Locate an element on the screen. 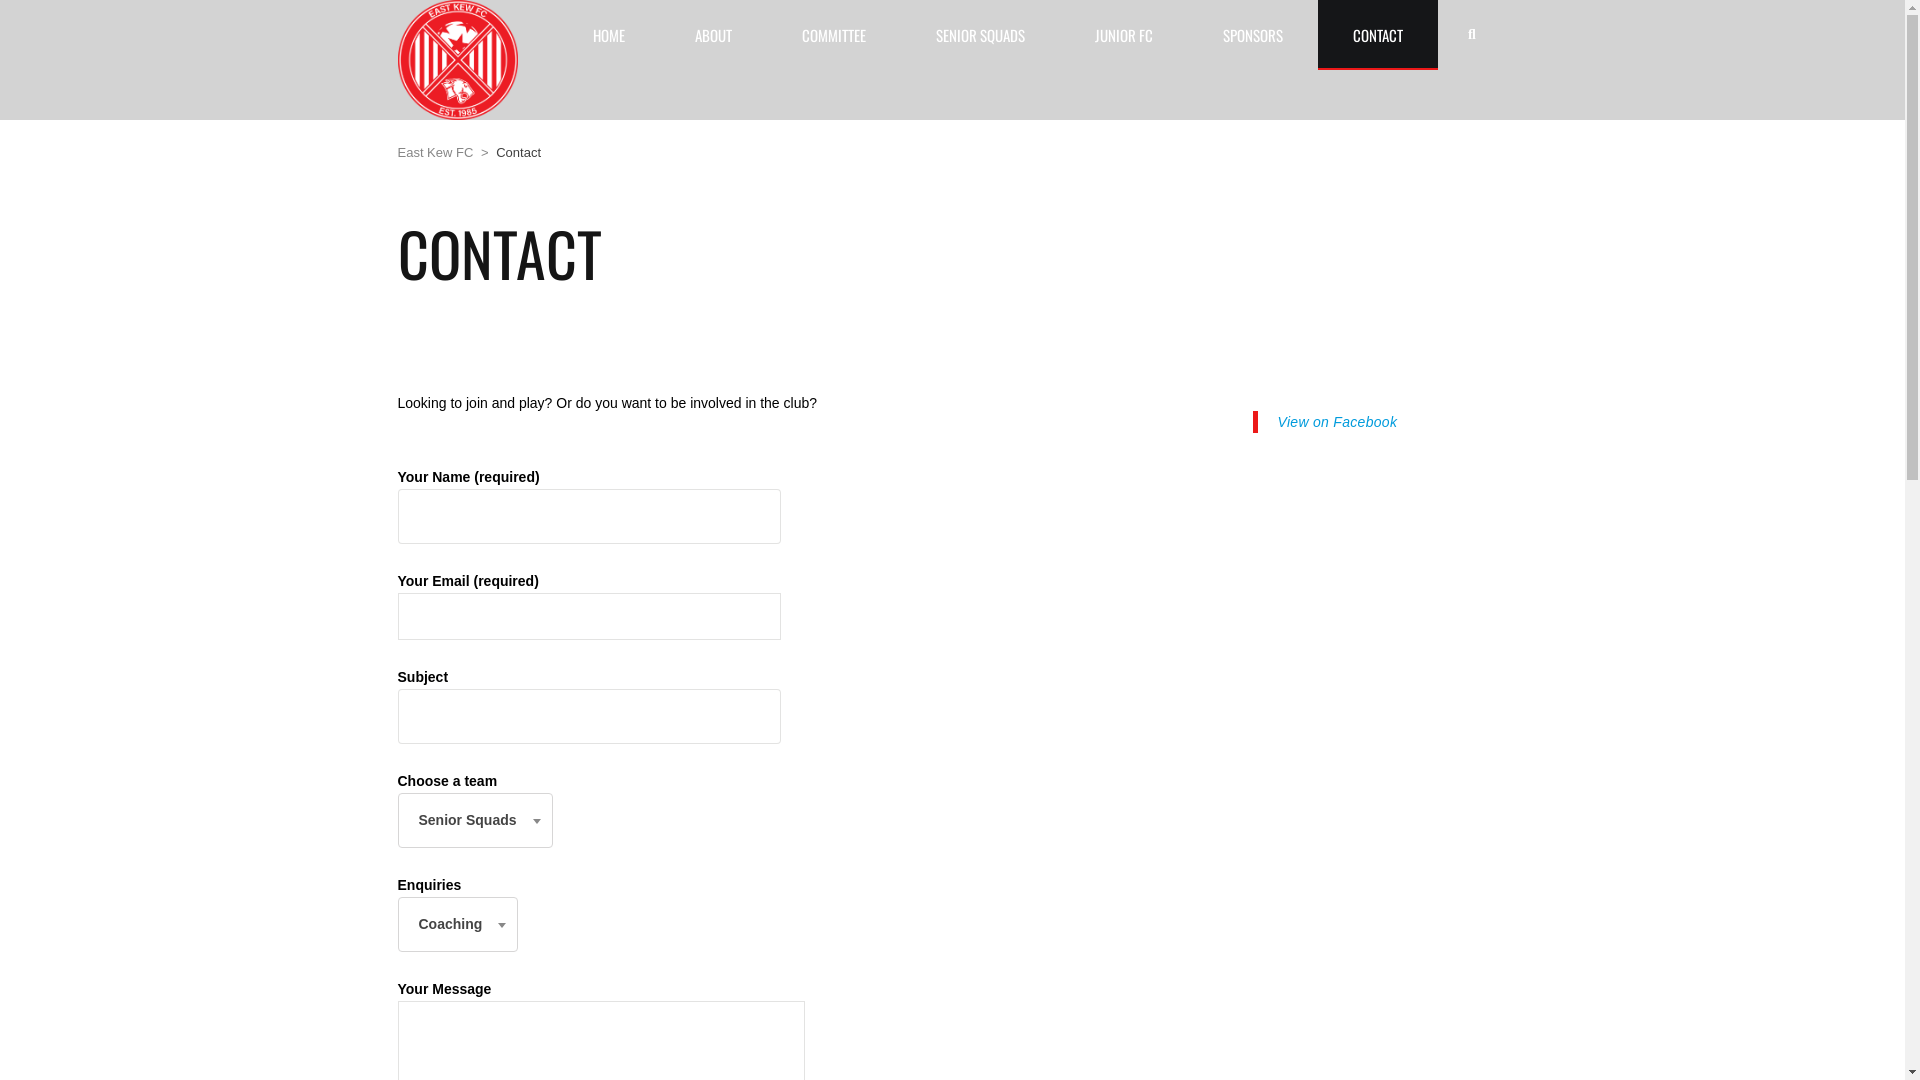 The image size is (1920, 1080). 'HOME' is located at coordinates (608, 34).